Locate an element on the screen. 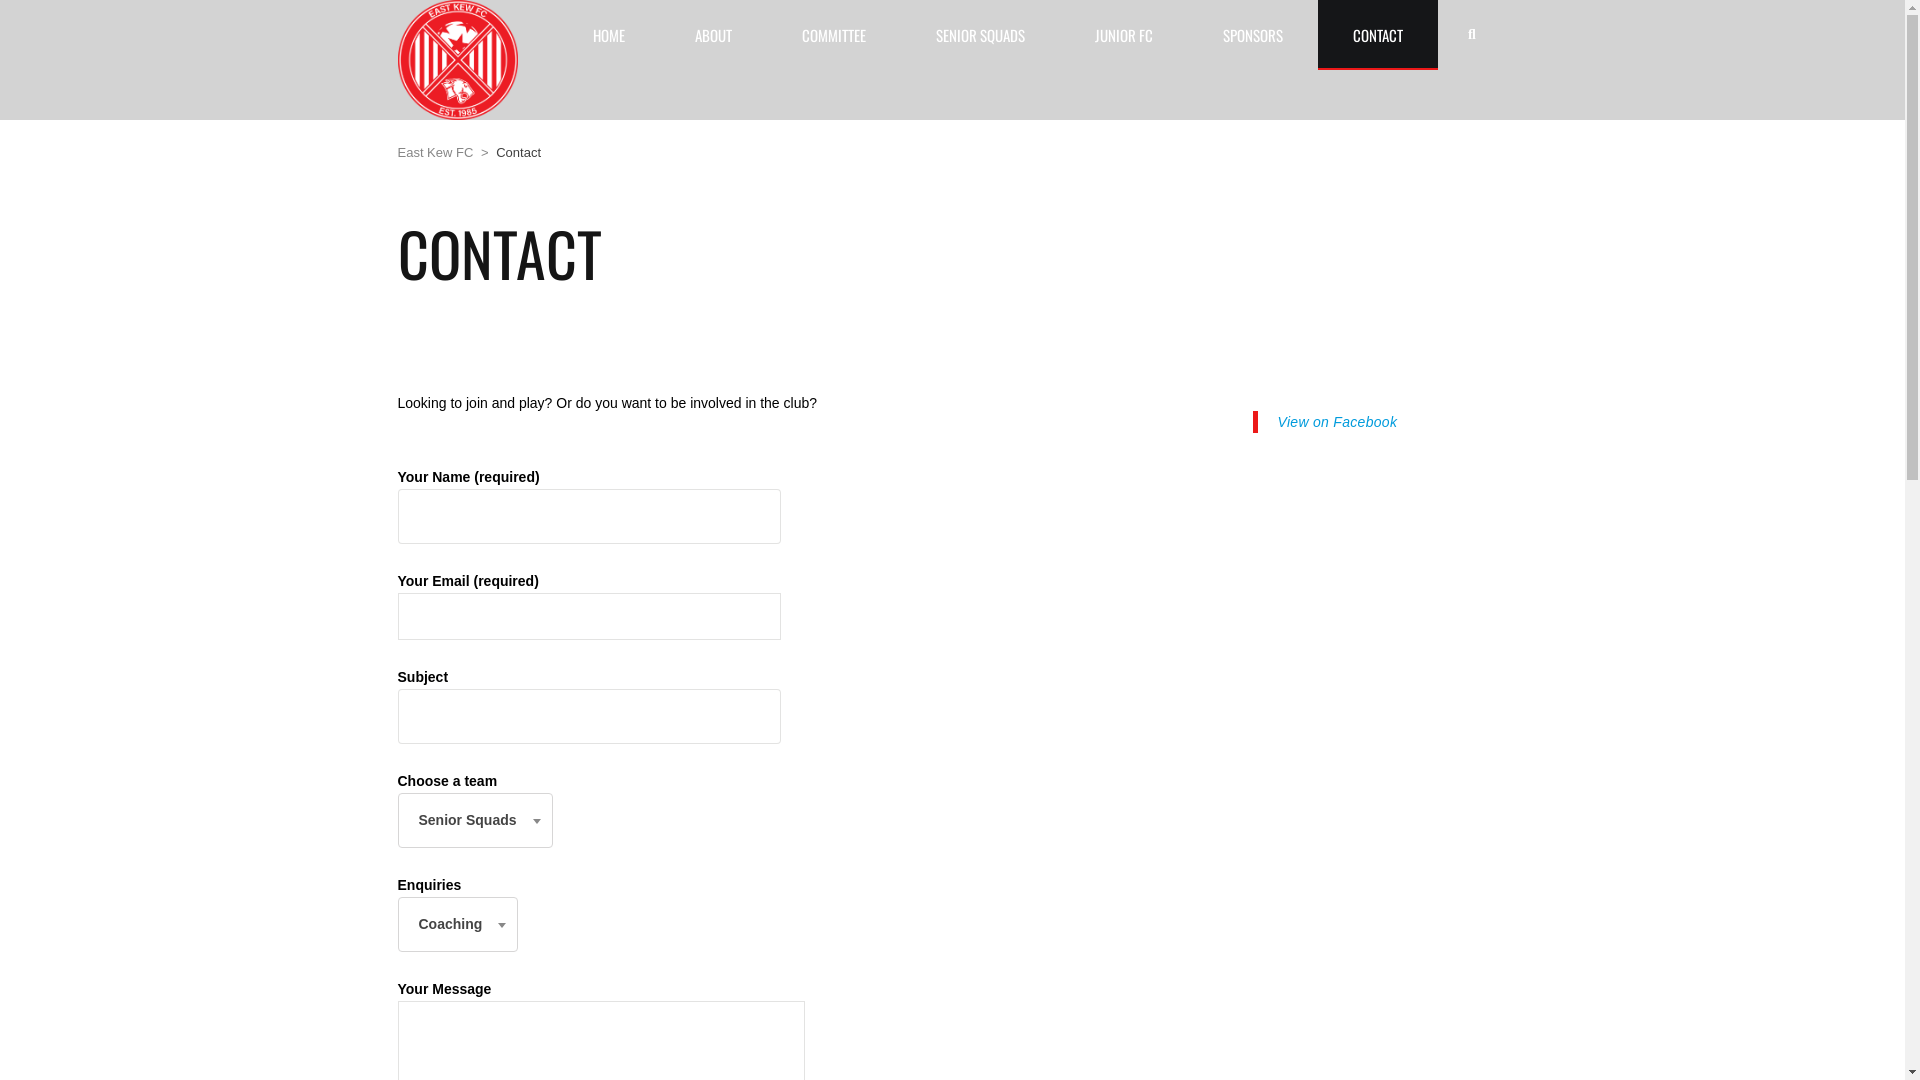 The image size is (1920, 1080). 'HOME' is located at coordinates (608, 34).